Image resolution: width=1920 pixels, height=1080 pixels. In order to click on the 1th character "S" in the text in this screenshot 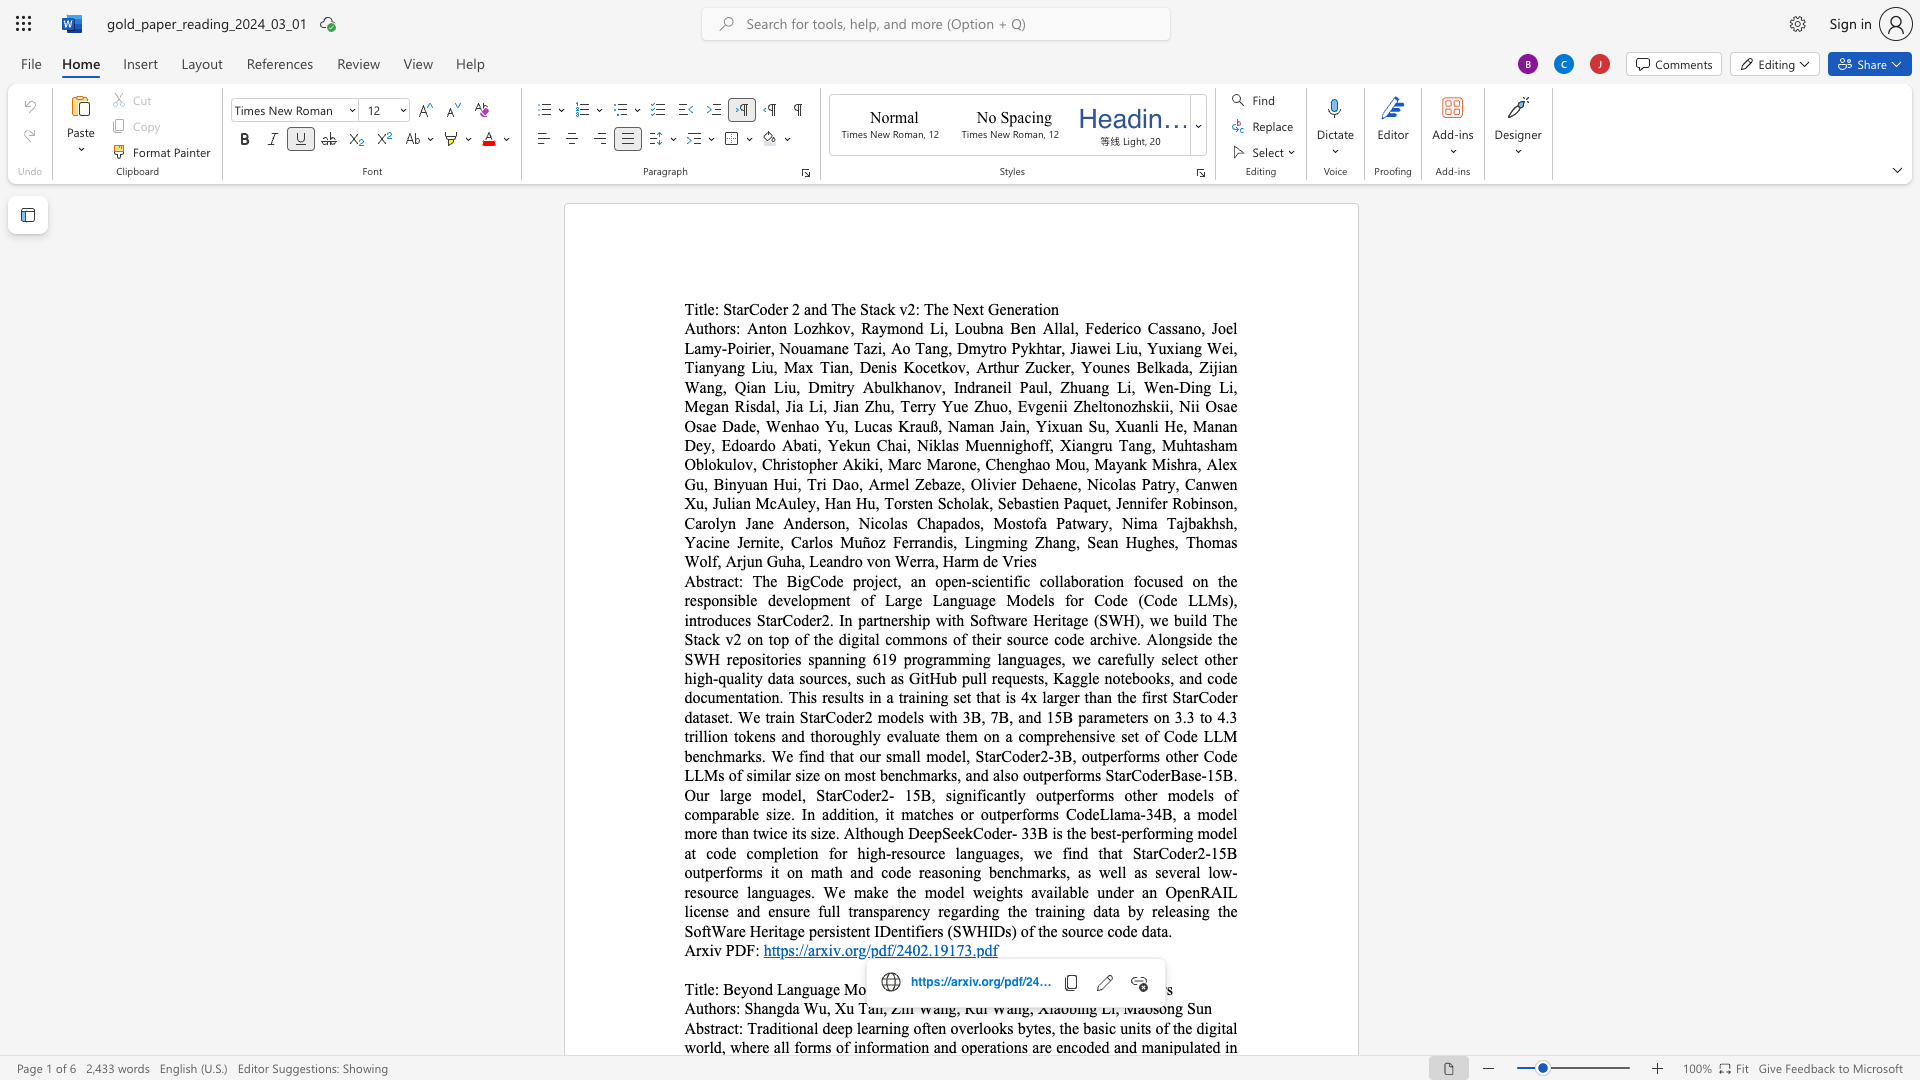, I will do `click(747, 1008)`.